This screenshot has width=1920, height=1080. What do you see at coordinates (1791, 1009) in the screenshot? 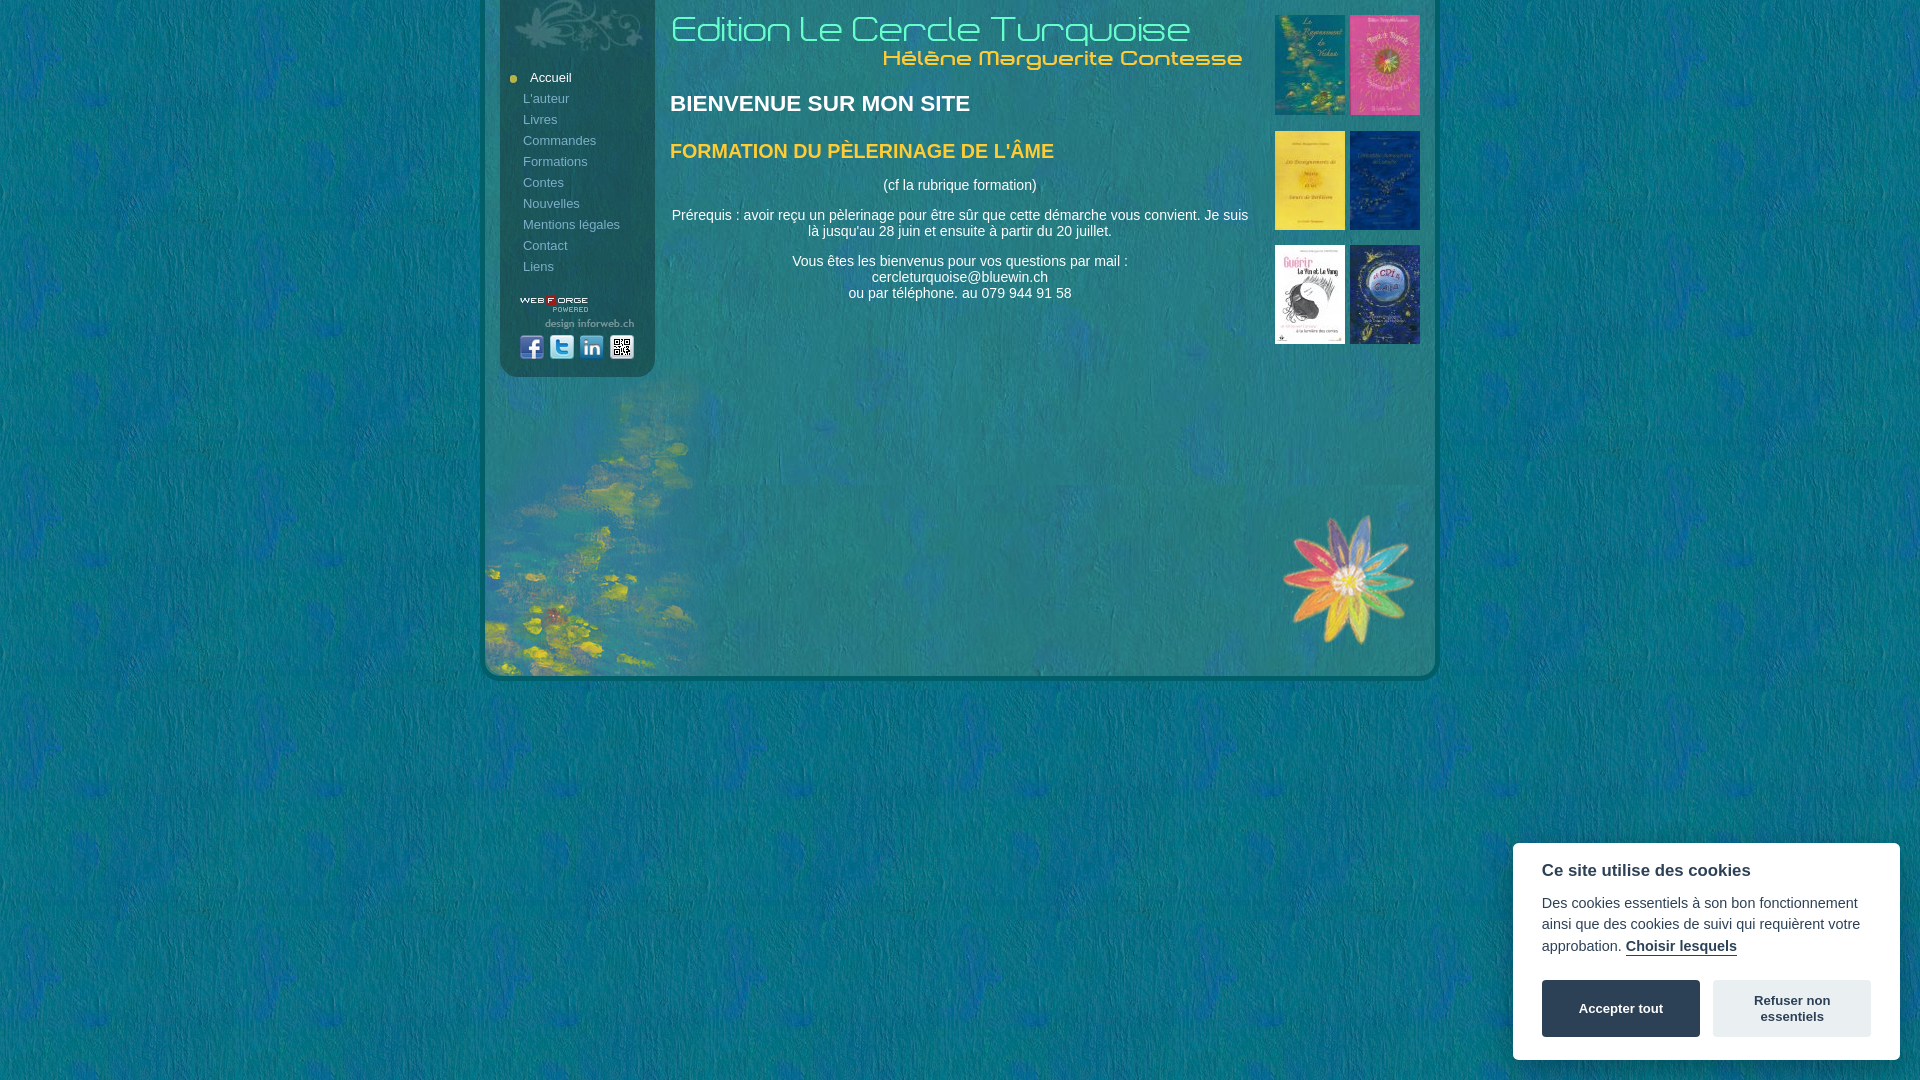
I see `'Refuser non essentiels'` at bounding box center [1791, 1009].